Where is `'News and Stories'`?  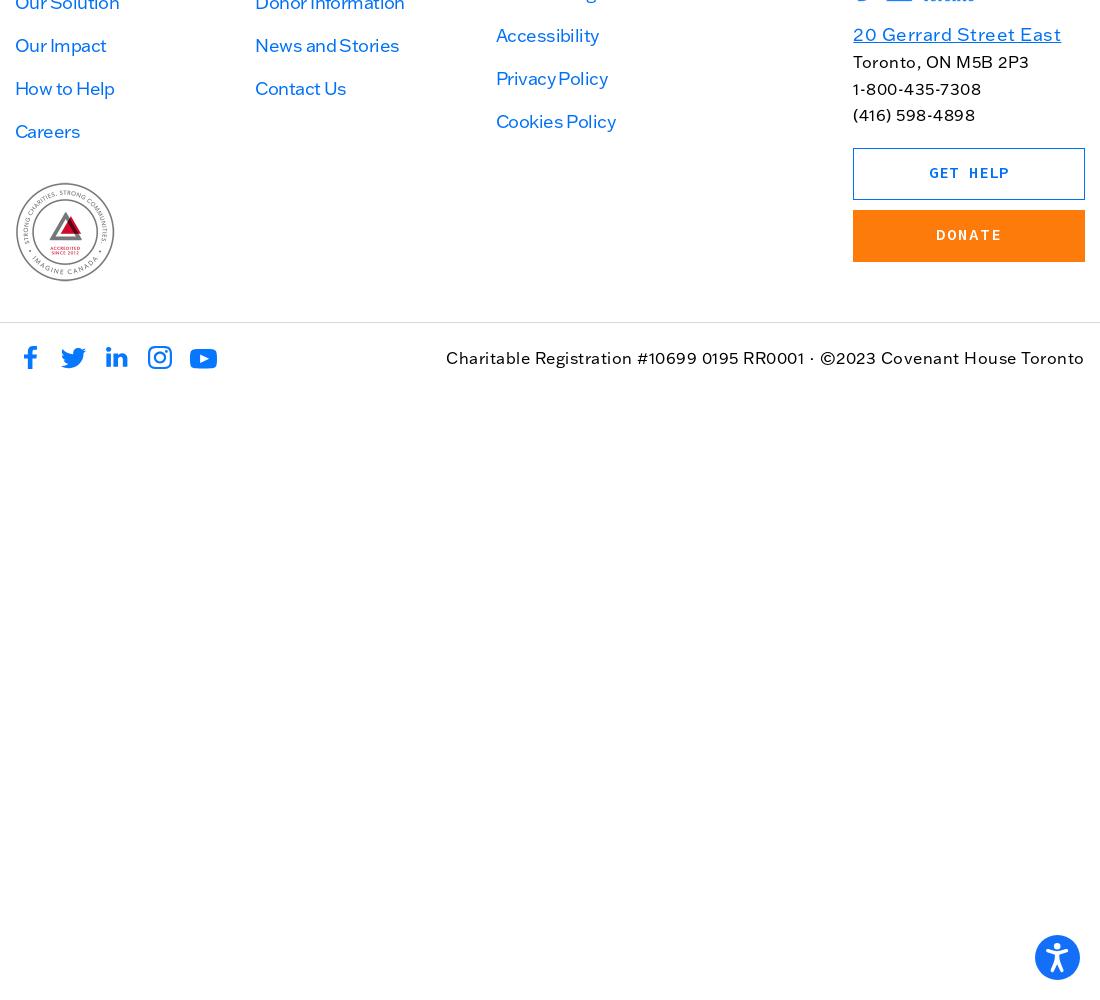
'News and Stories' is located at coordinates (254, 44).